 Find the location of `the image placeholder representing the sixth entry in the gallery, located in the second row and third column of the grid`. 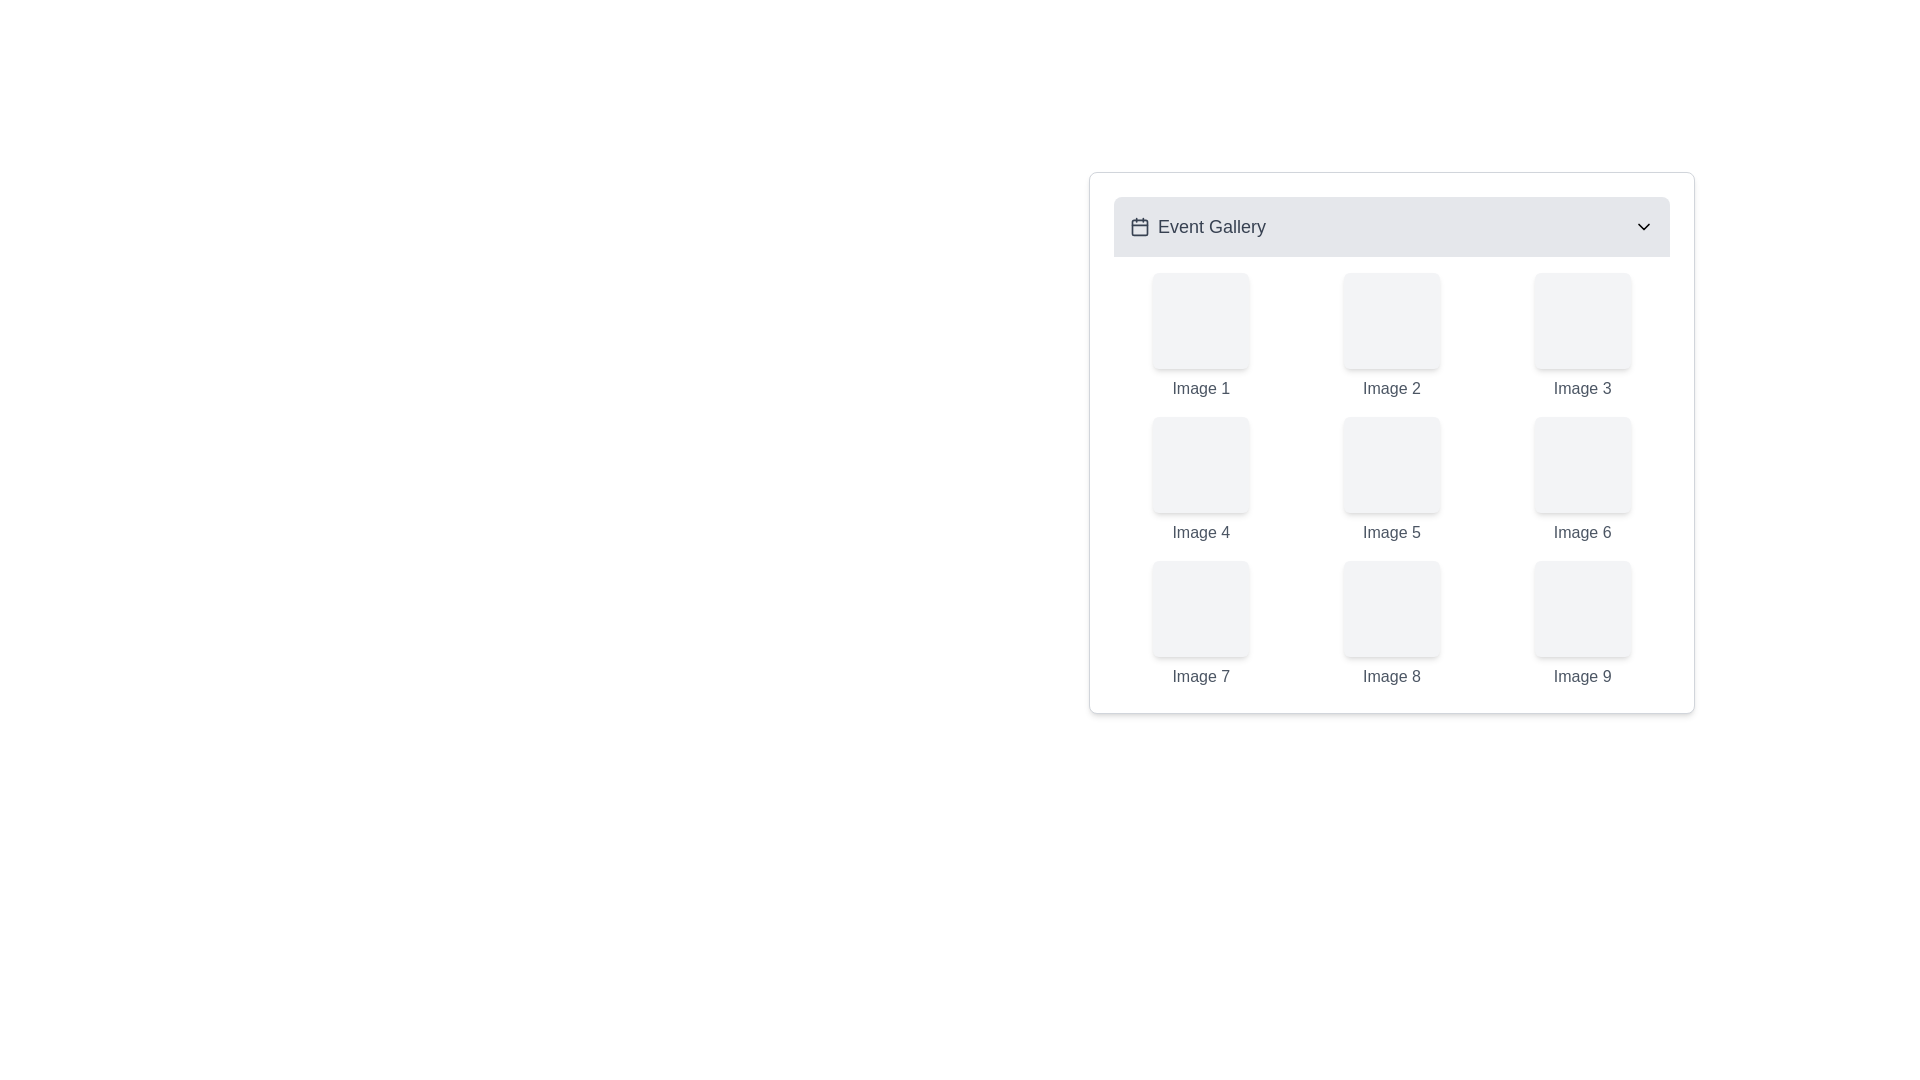

the image placeholder representing the sixth entry in the gallery, located in the second row and third column of the grid is located at coordinates (1581, 465).